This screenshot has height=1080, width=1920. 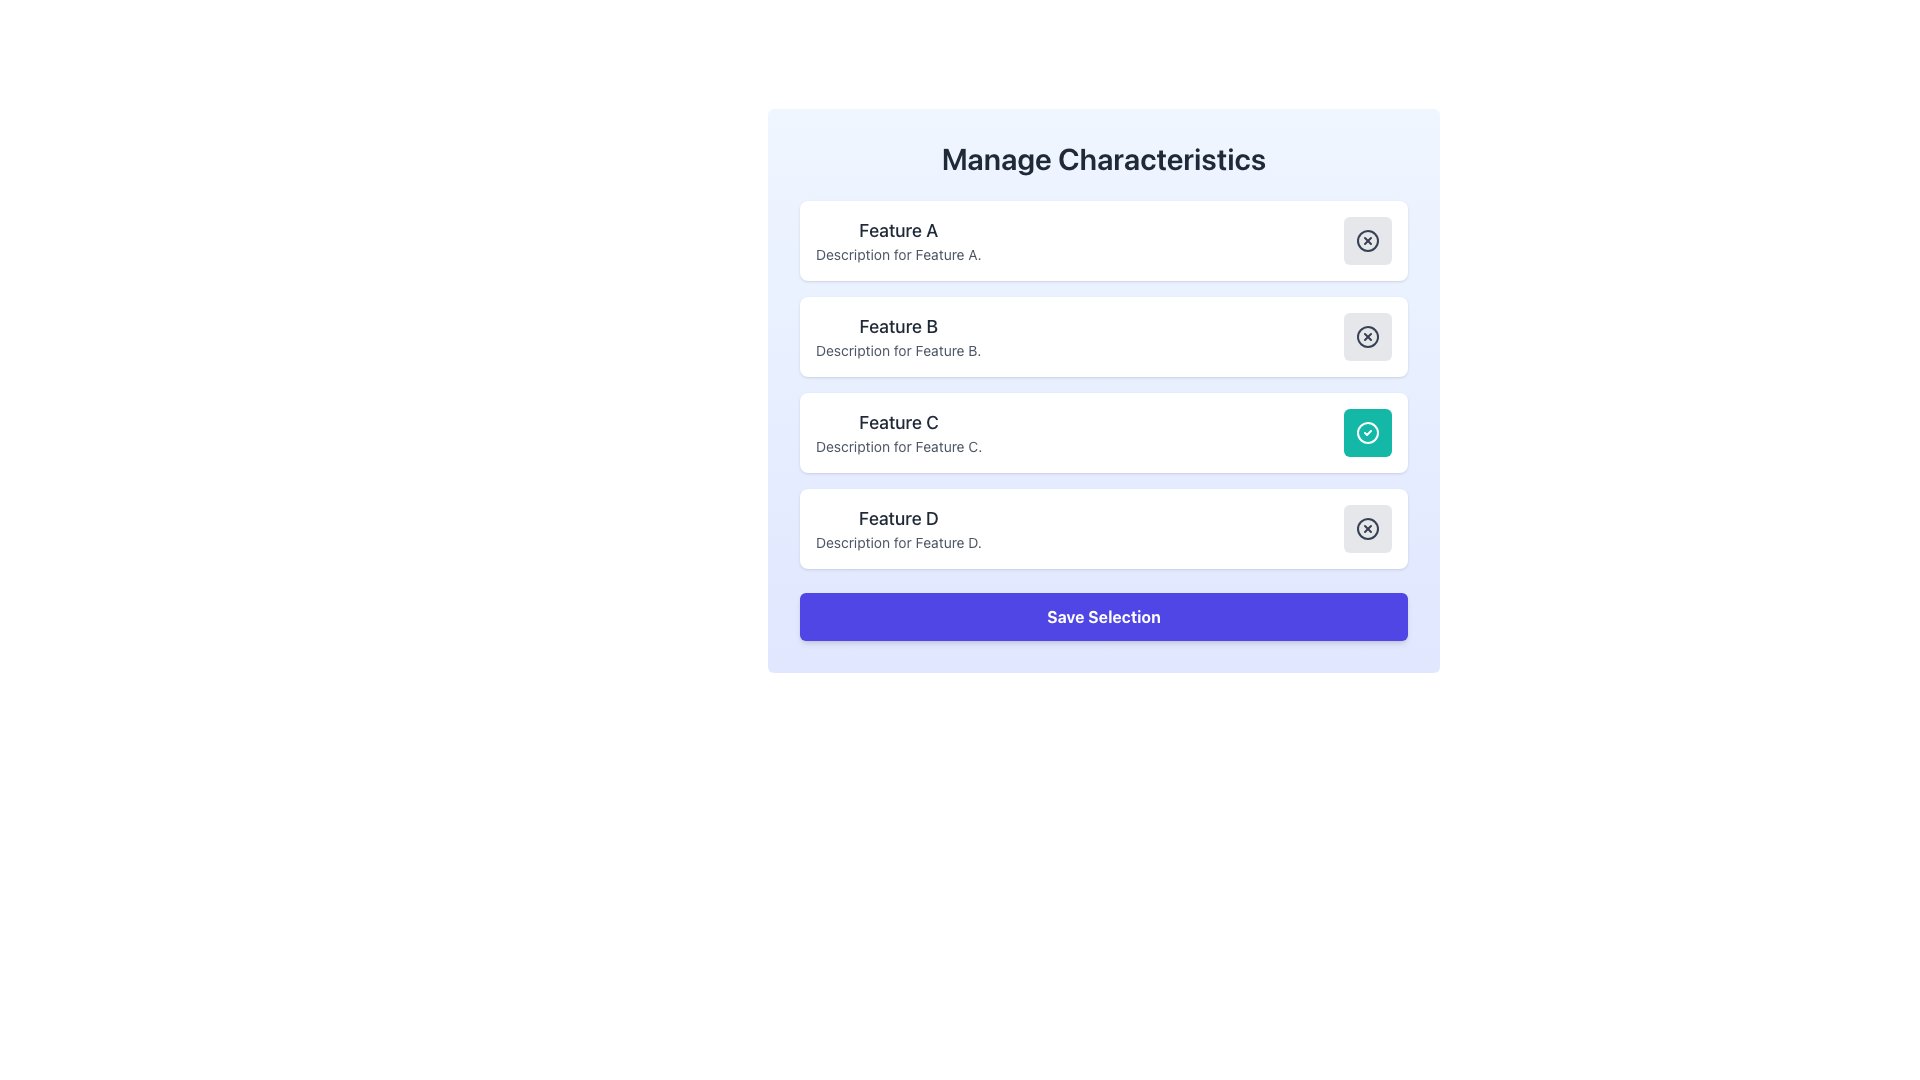 What do you see at coordinates (897, 543) in the screenshot?
I see `the Text Label that provides a brief description about 'Feature D' located below the heading 'Feature D' in the last item of a vertically aligned list` at bounding box center [897, 543].